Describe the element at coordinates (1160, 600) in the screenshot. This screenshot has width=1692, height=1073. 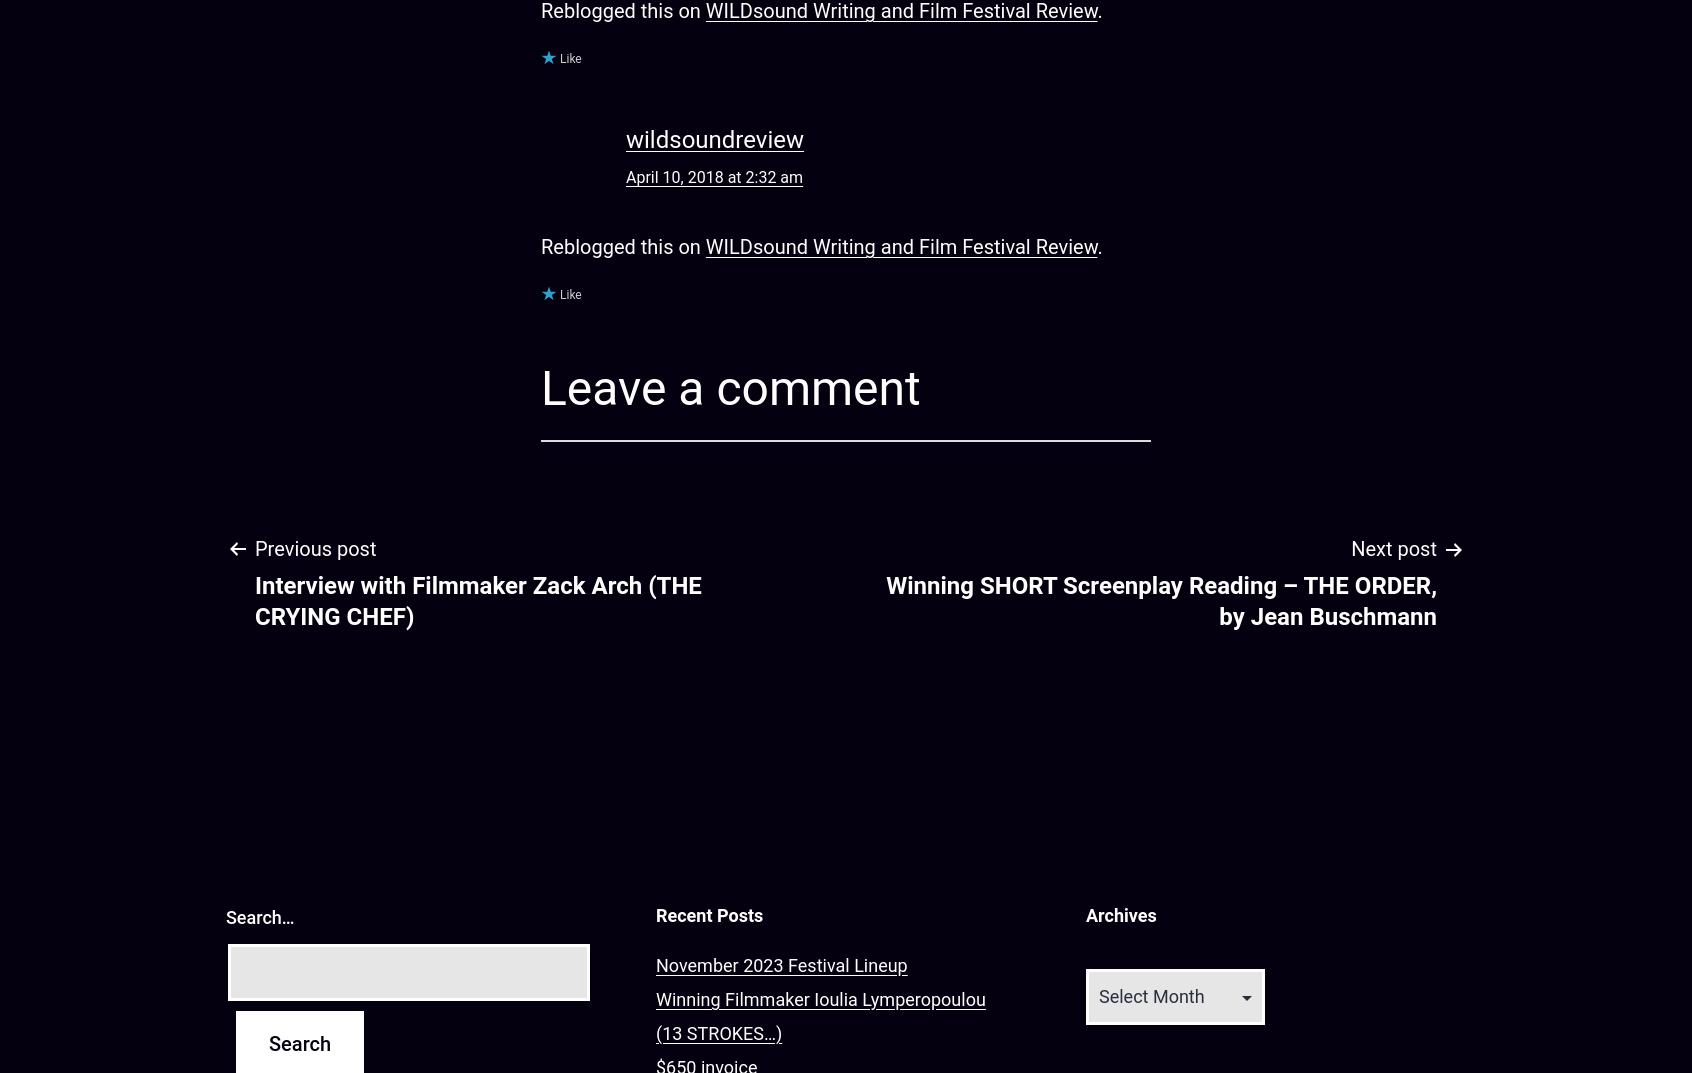
I see `'Winning SHORT Screenplay Reading – THE ORDER, by Jean Buschmann'` at that location.